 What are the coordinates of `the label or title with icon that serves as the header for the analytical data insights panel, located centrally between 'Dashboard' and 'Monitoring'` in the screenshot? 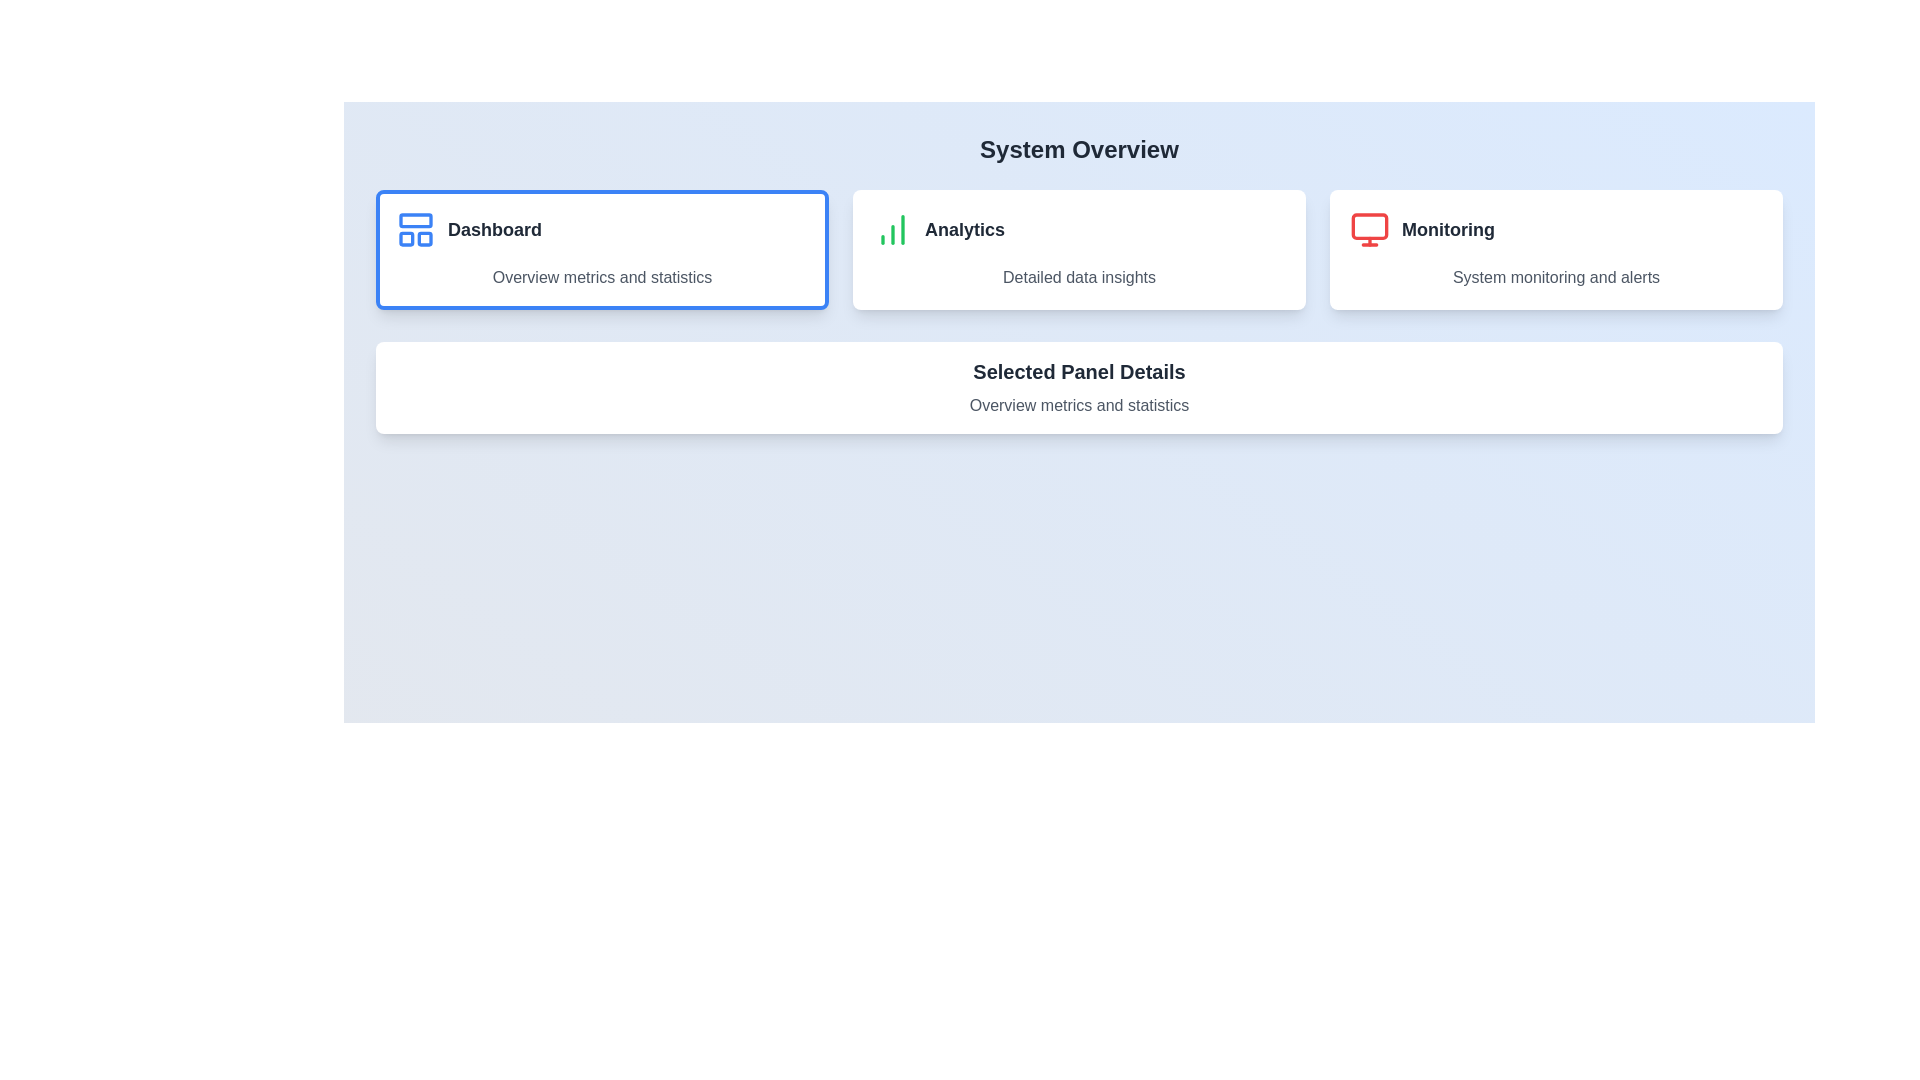 It's located at (1078, 229).